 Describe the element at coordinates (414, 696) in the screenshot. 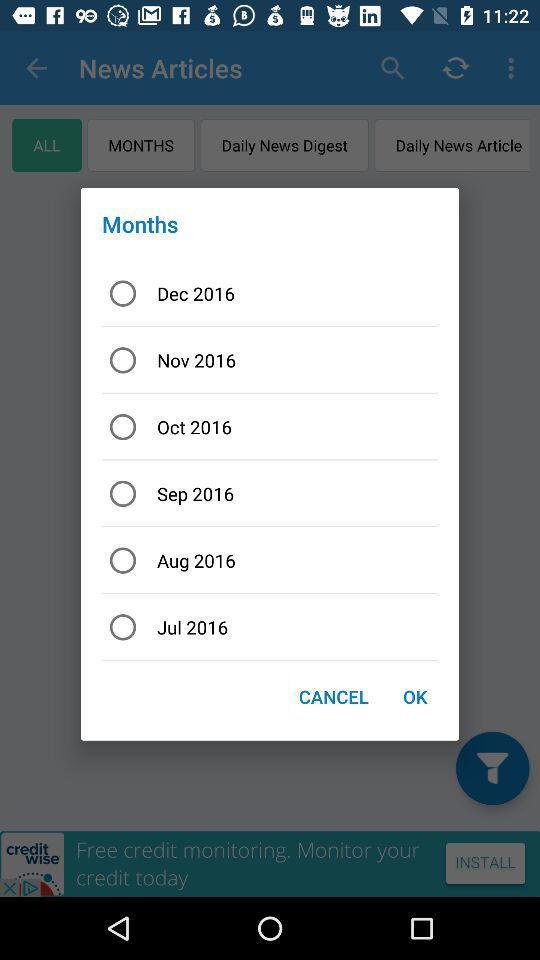

I see `the icon below jul 2016 item` at that location.